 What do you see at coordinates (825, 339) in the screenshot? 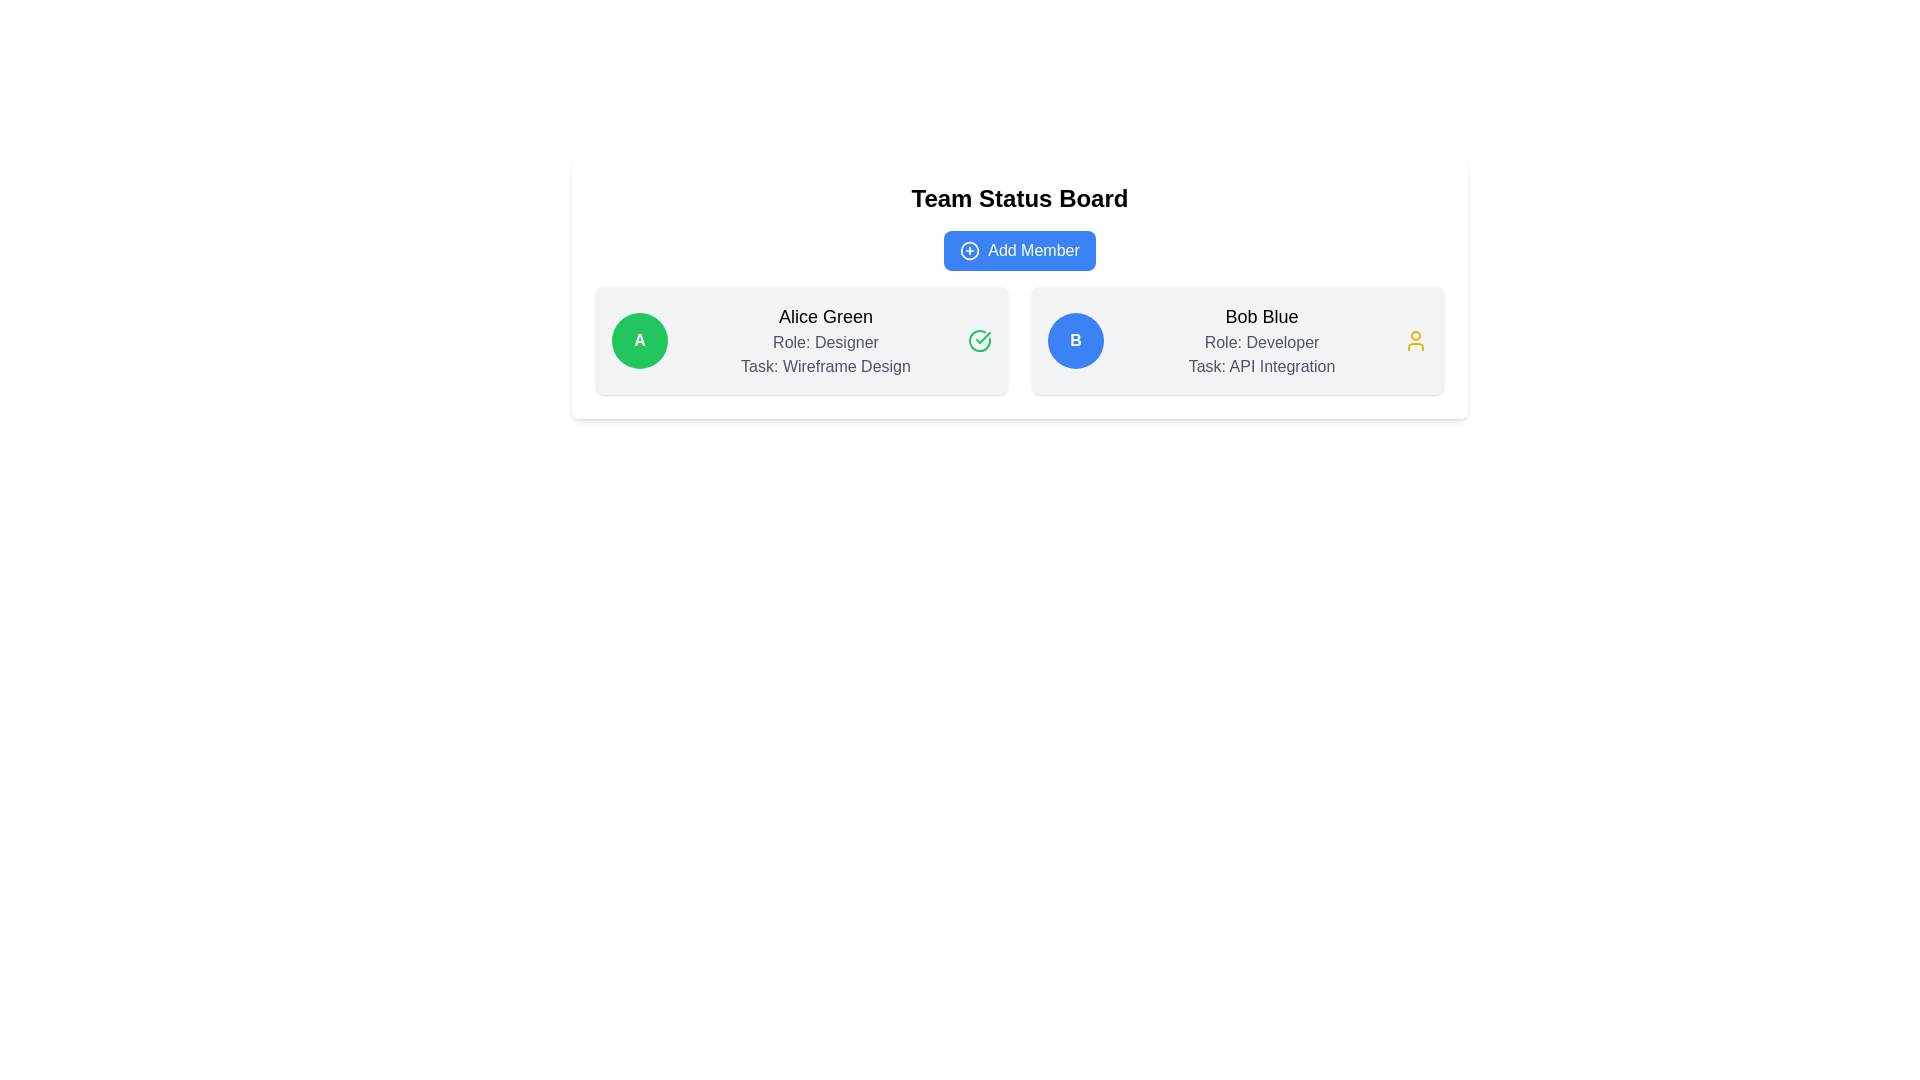
I see `the Text Display Block that summarizes a team member's name, role, and current task for accessibility purposes` at bounding box center [825, 339].